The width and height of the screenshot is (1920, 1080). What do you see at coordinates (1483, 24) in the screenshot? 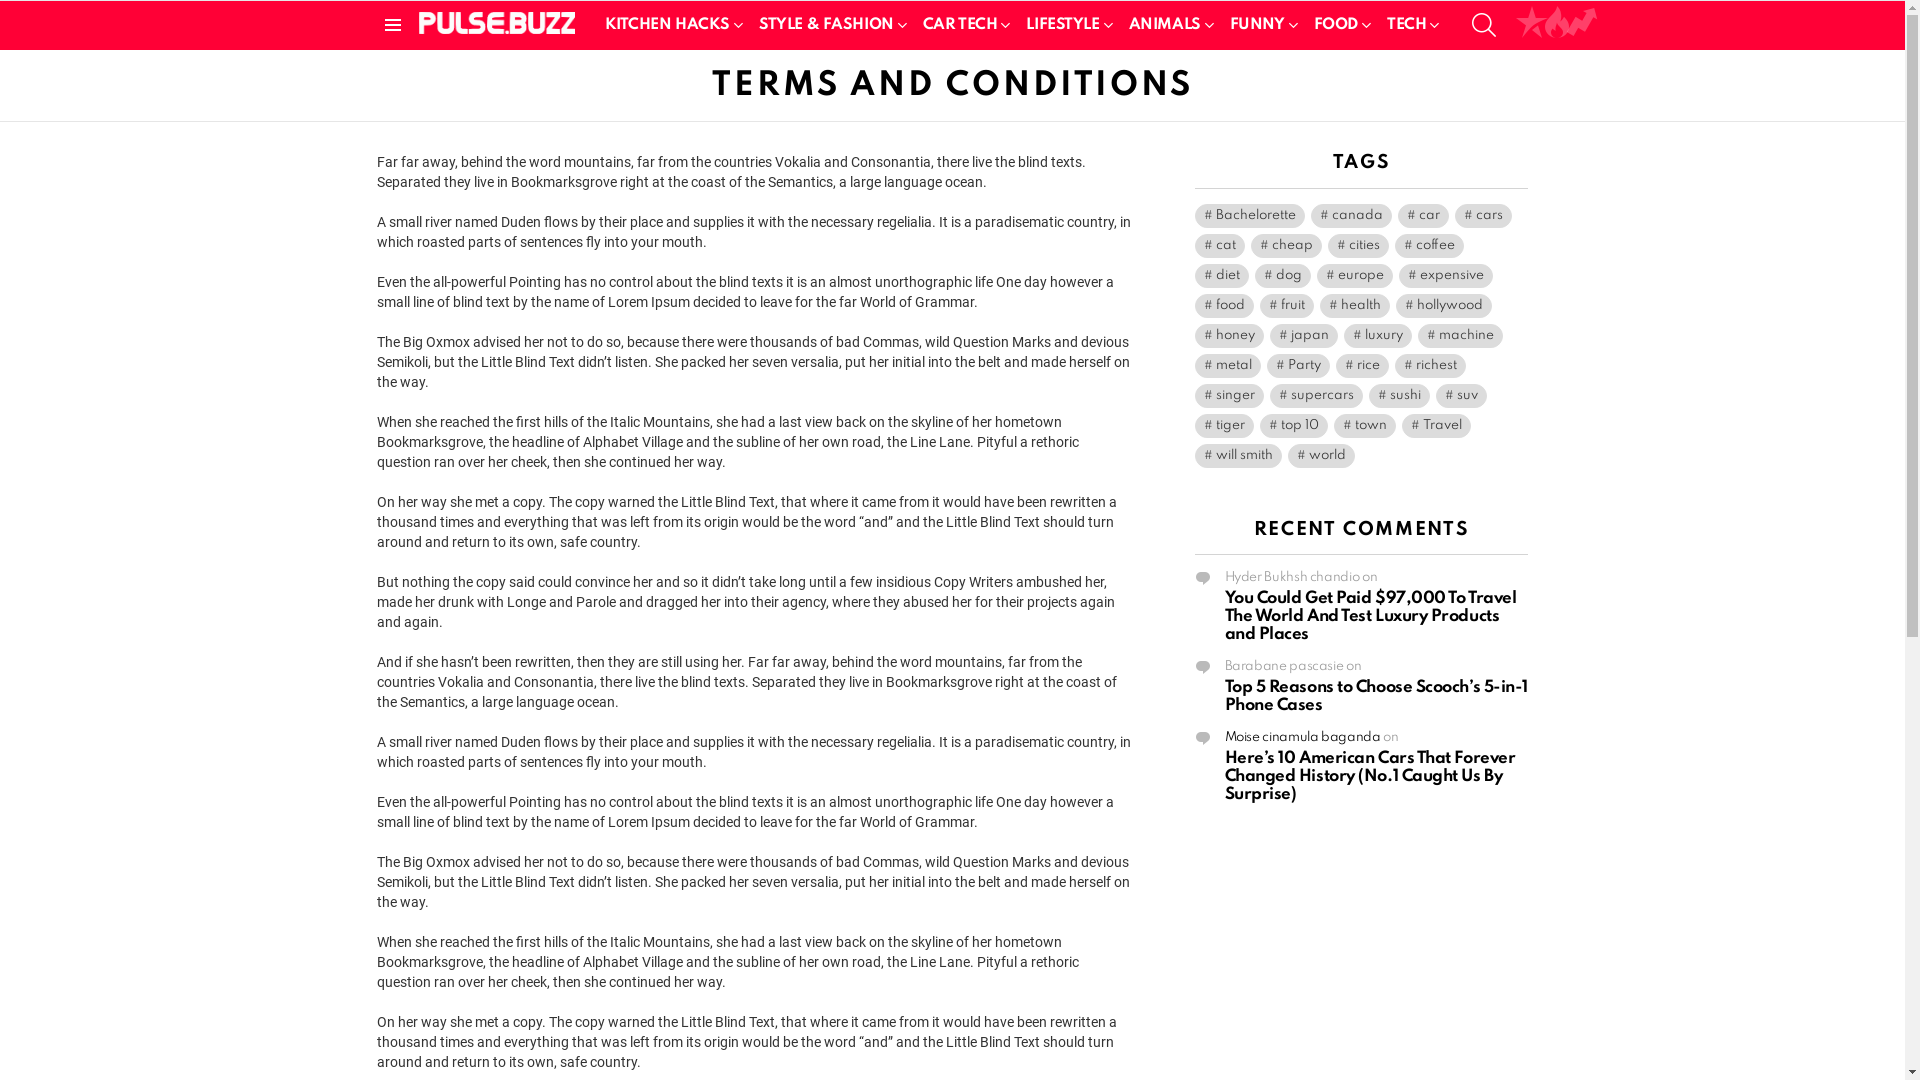
I see `'SEARCH'` at bounding box center [1483, 24].